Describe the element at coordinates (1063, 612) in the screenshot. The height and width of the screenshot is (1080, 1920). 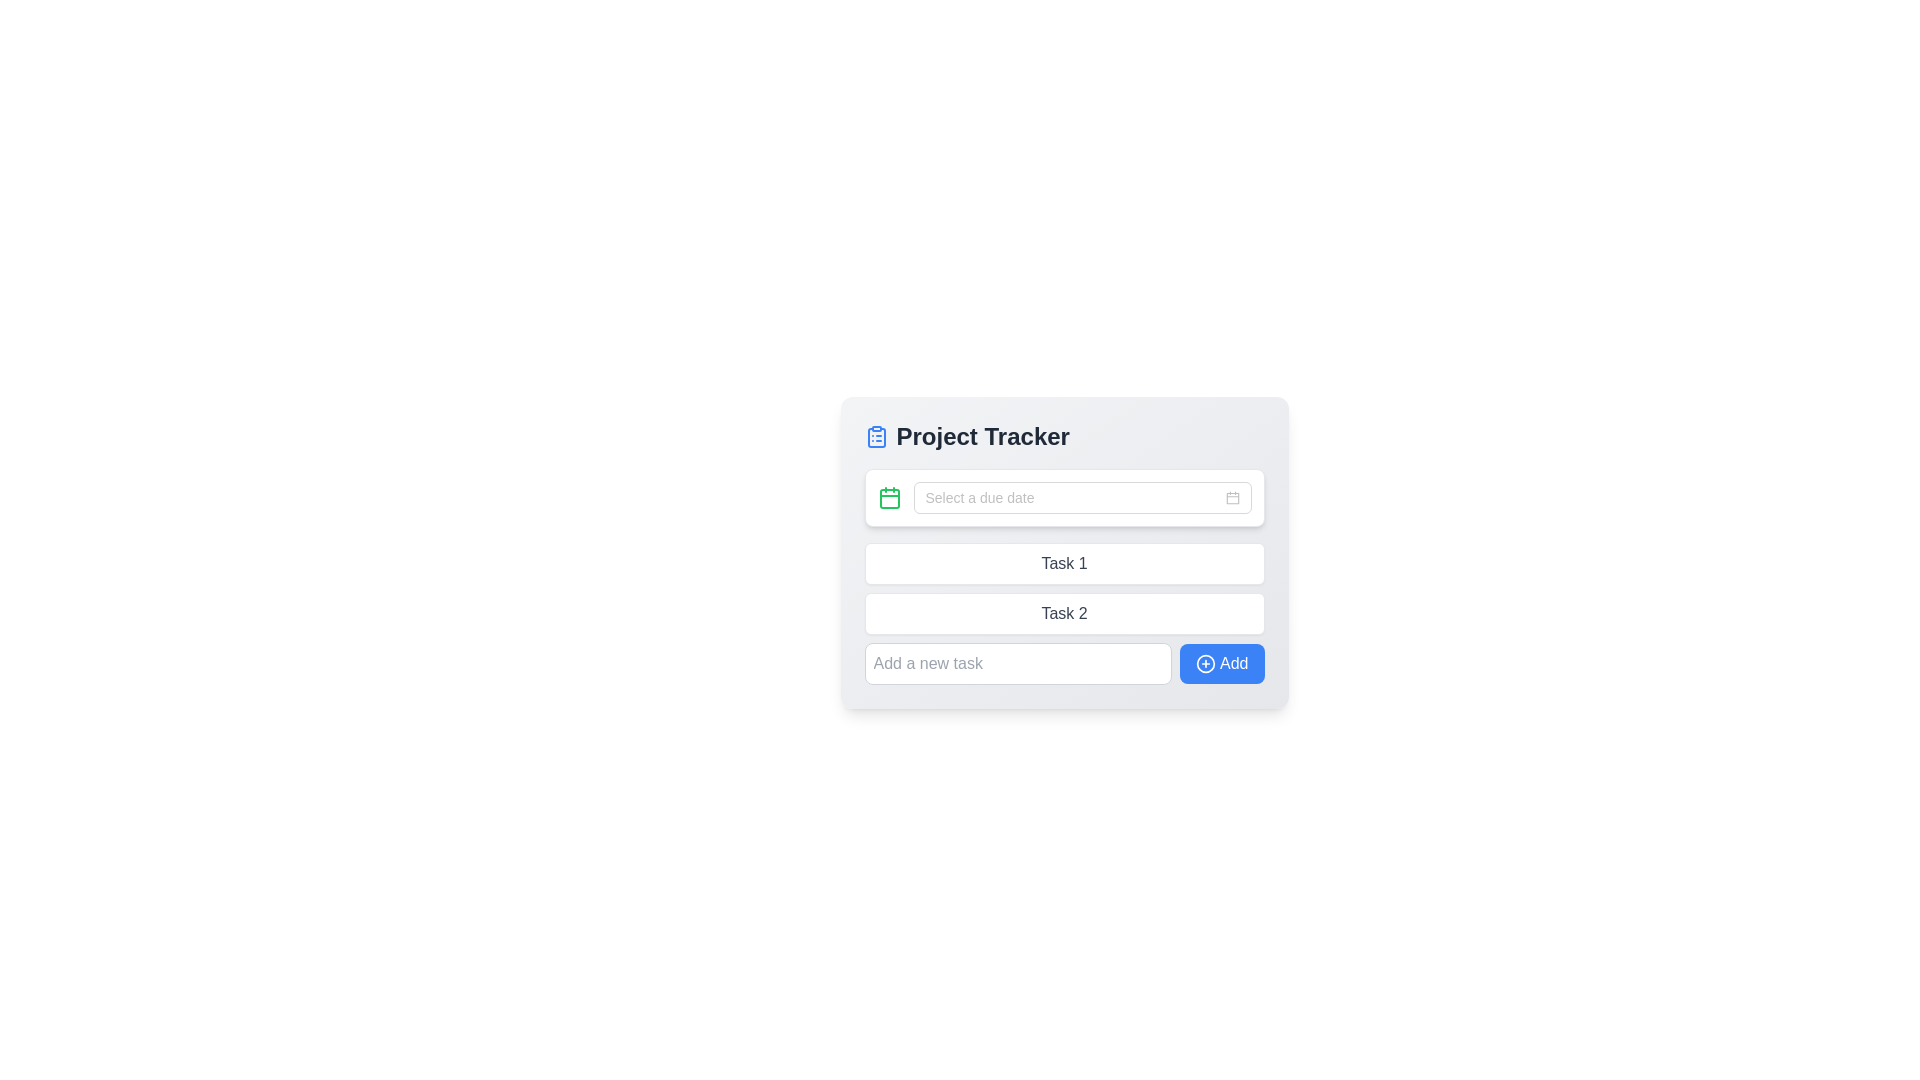
I see `the task list area in the Project Tracker interface for highlighting the tasks, which includes 'Task 1', 'Task 2', and the input field with the 'Add' button` at that location.